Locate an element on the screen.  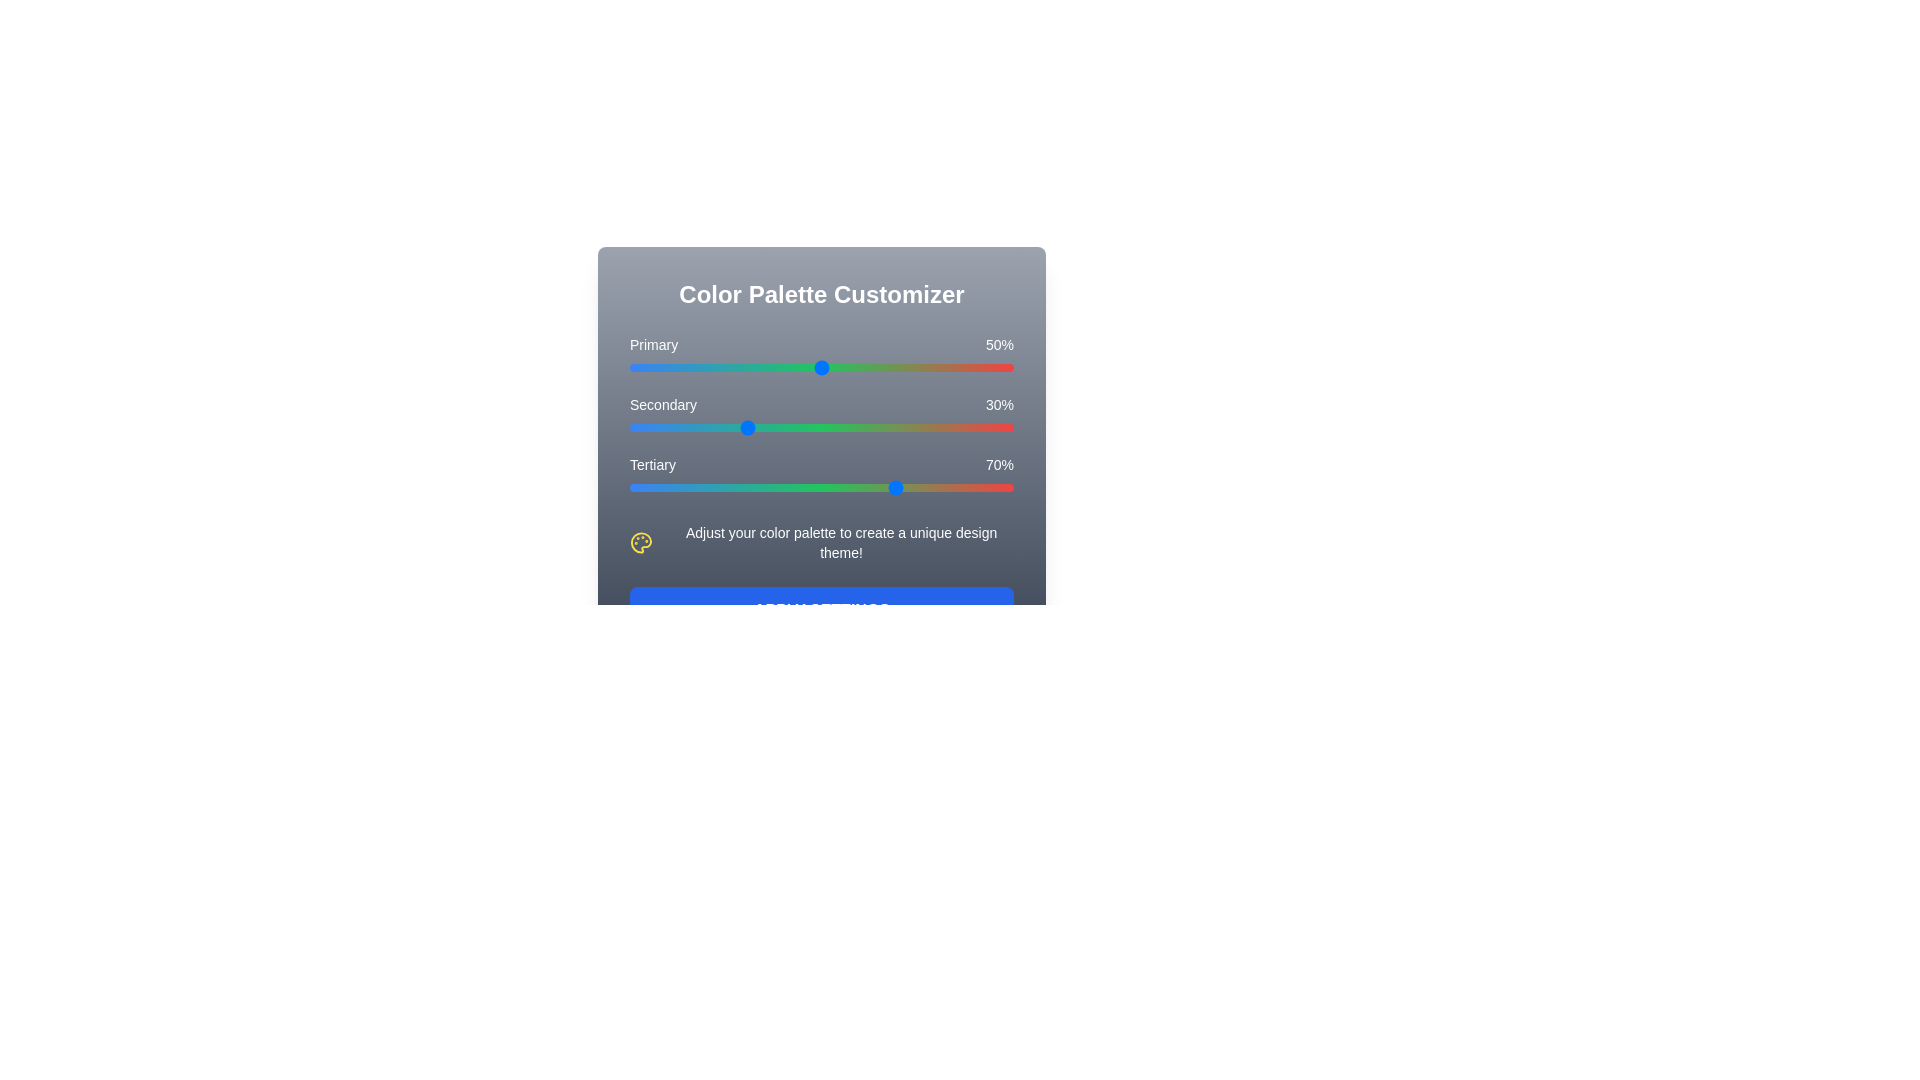
the tertiary slider is located at coordinates (636, 488).